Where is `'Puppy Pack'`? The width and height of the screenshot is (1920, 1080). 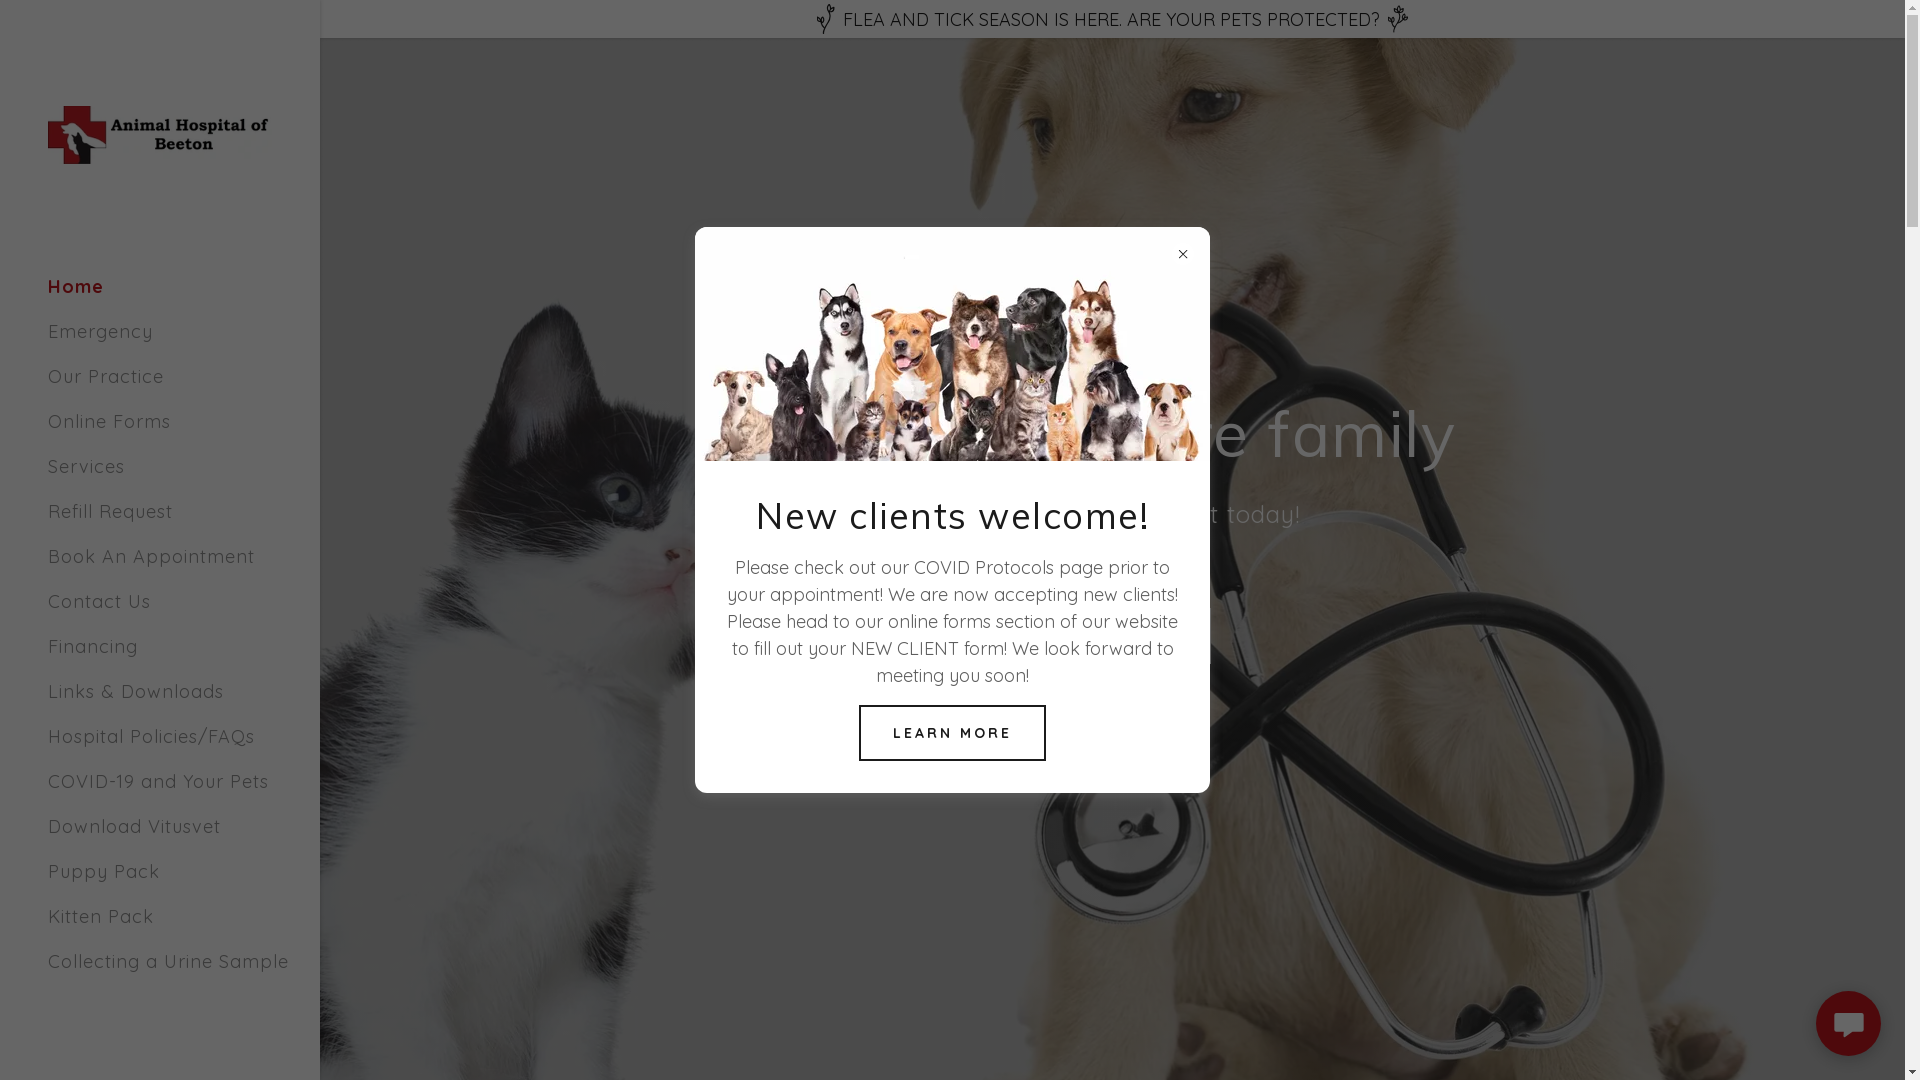 'Puppy Pack' is located at coordinates (48, 870).